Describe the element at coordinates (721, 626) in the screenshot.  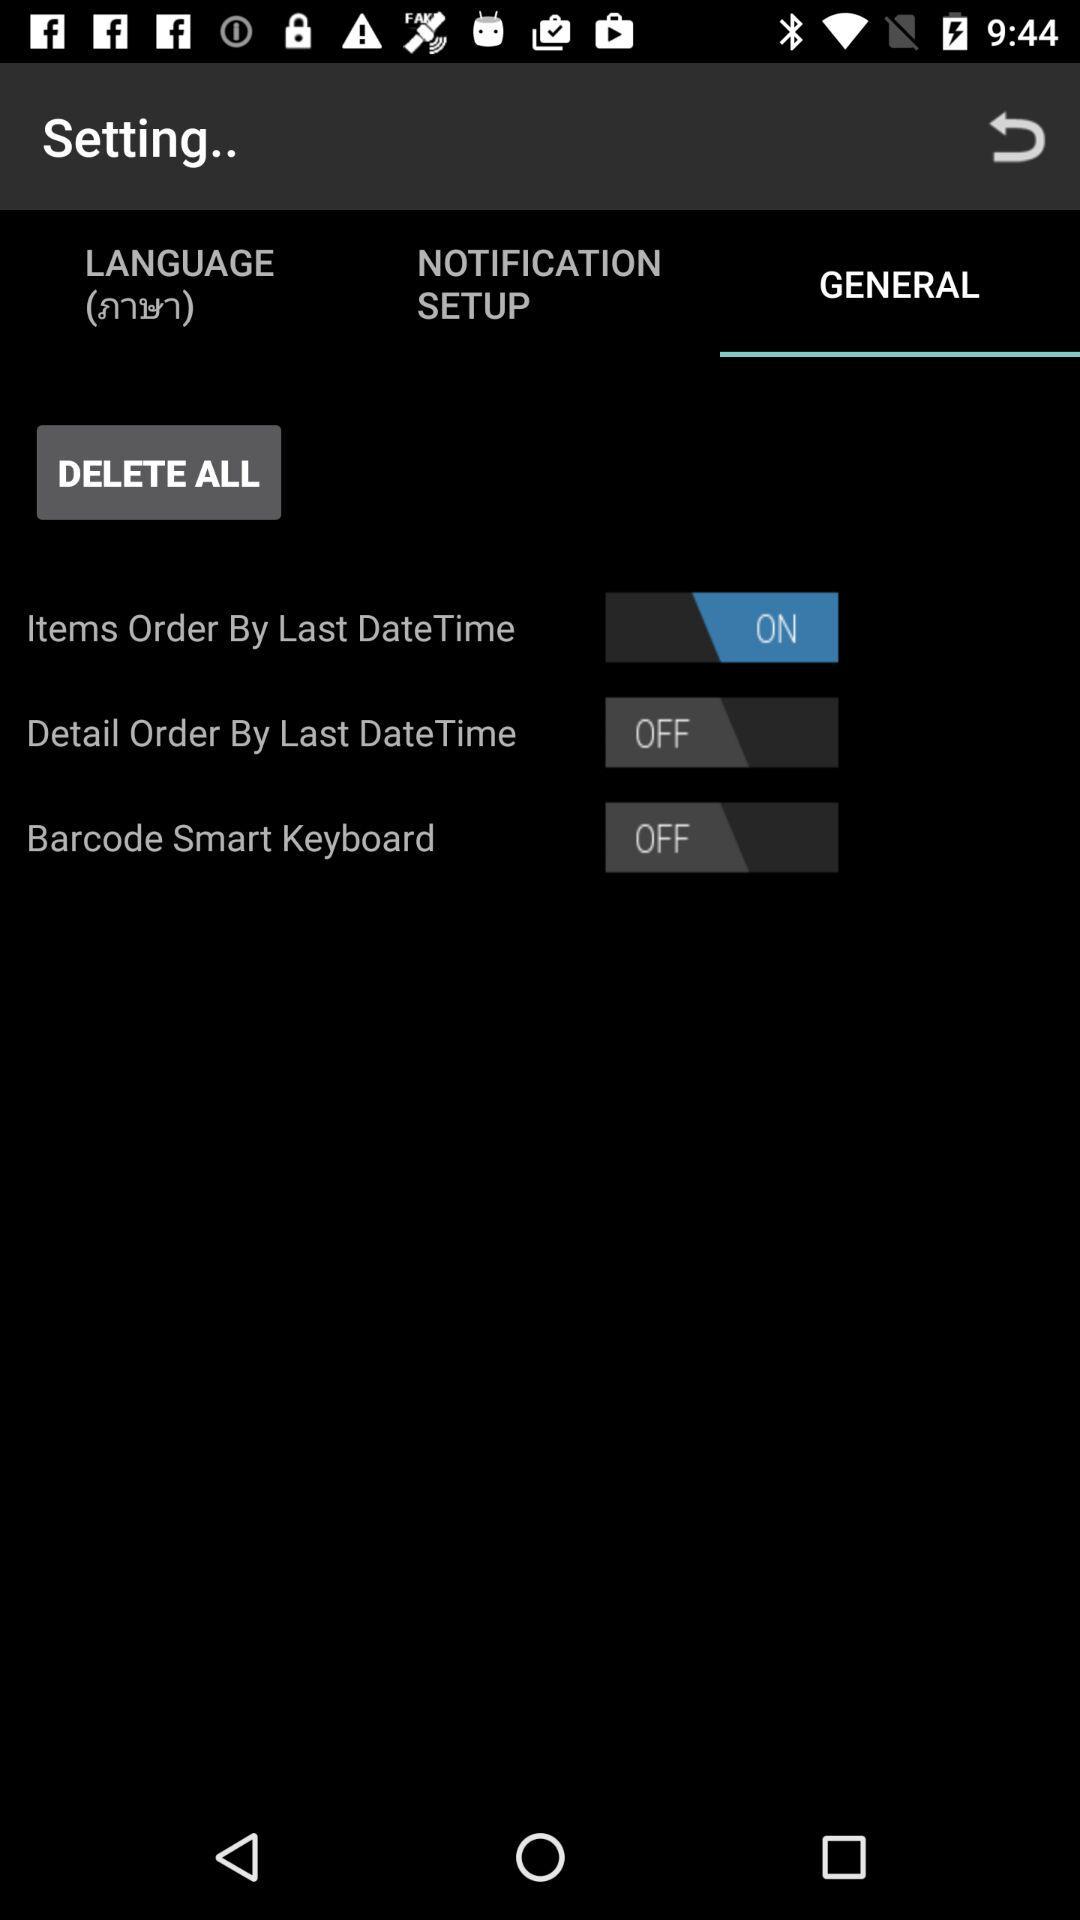
I see `the app next to the items order by item` at that location.